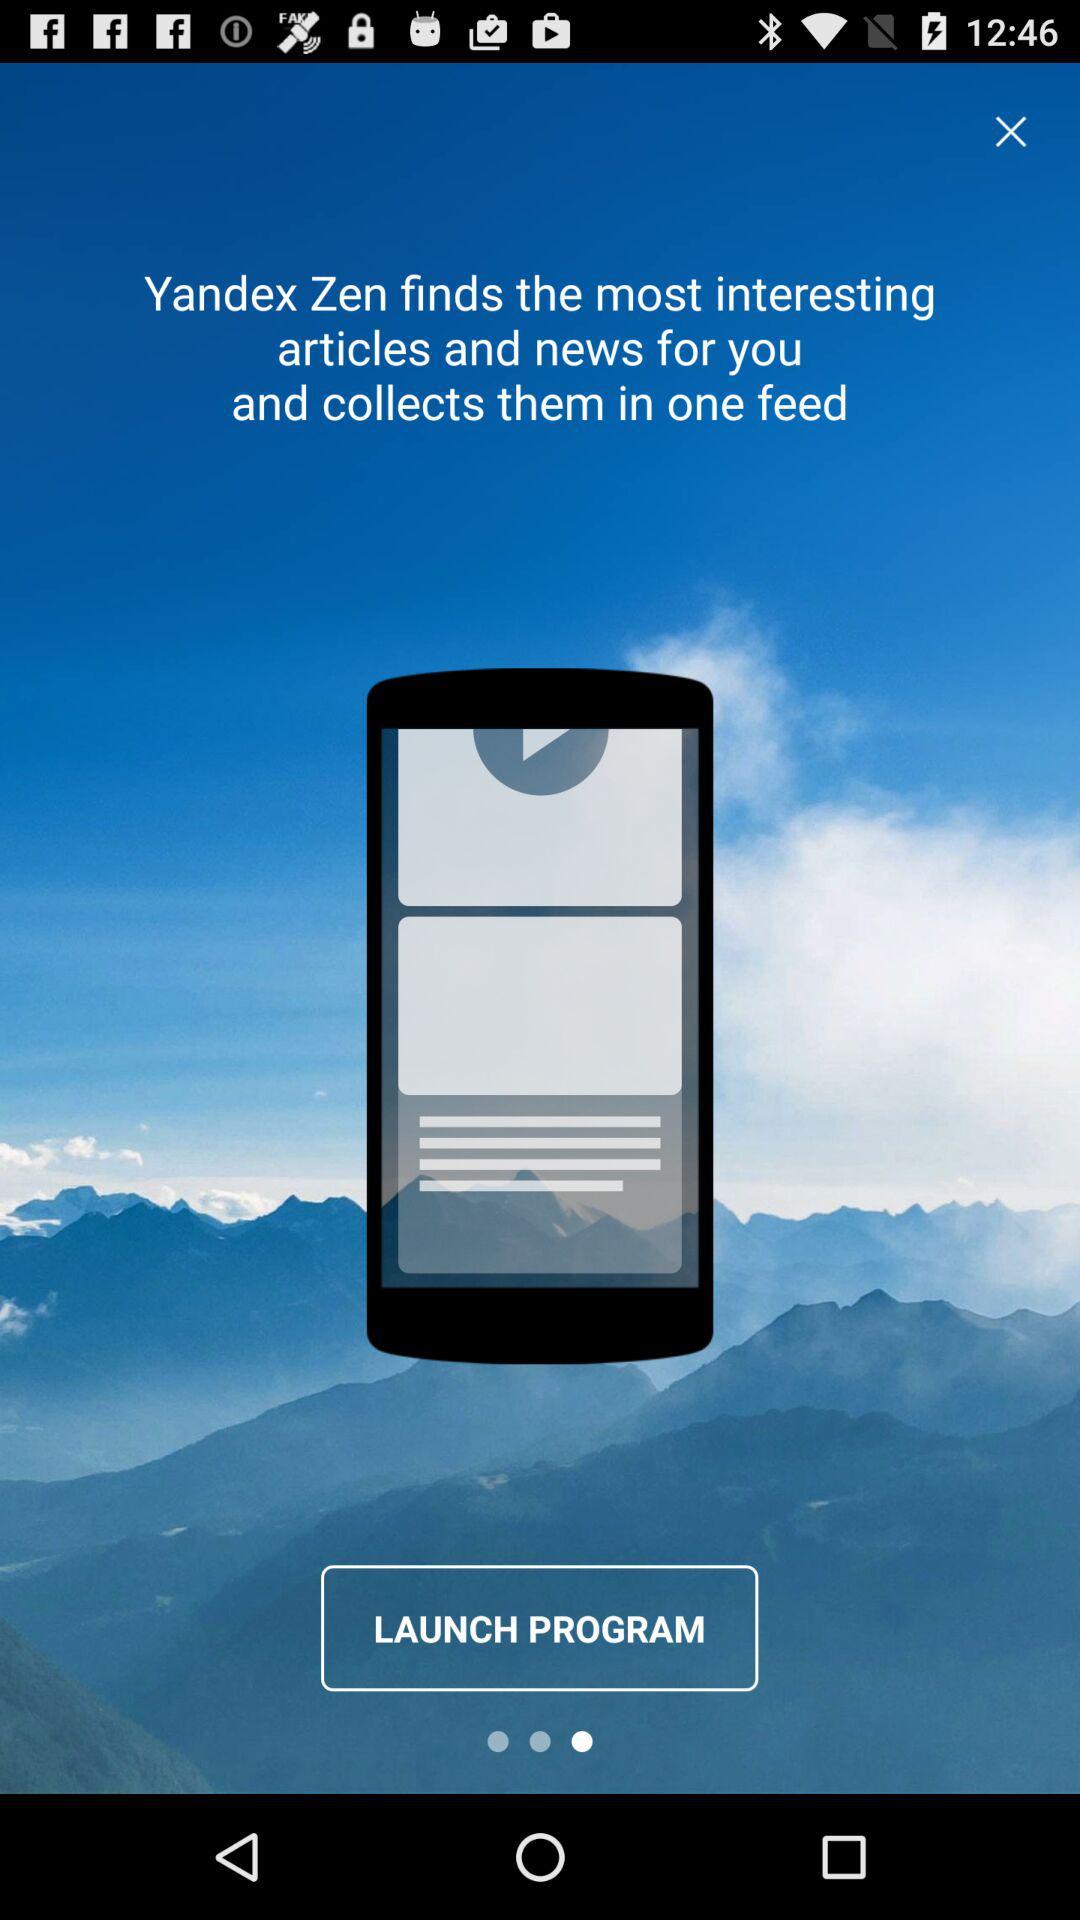 Image resolution: width=1080 pixels, height=1920 pixels. I want to click on the close icon, so click(1010, 139).